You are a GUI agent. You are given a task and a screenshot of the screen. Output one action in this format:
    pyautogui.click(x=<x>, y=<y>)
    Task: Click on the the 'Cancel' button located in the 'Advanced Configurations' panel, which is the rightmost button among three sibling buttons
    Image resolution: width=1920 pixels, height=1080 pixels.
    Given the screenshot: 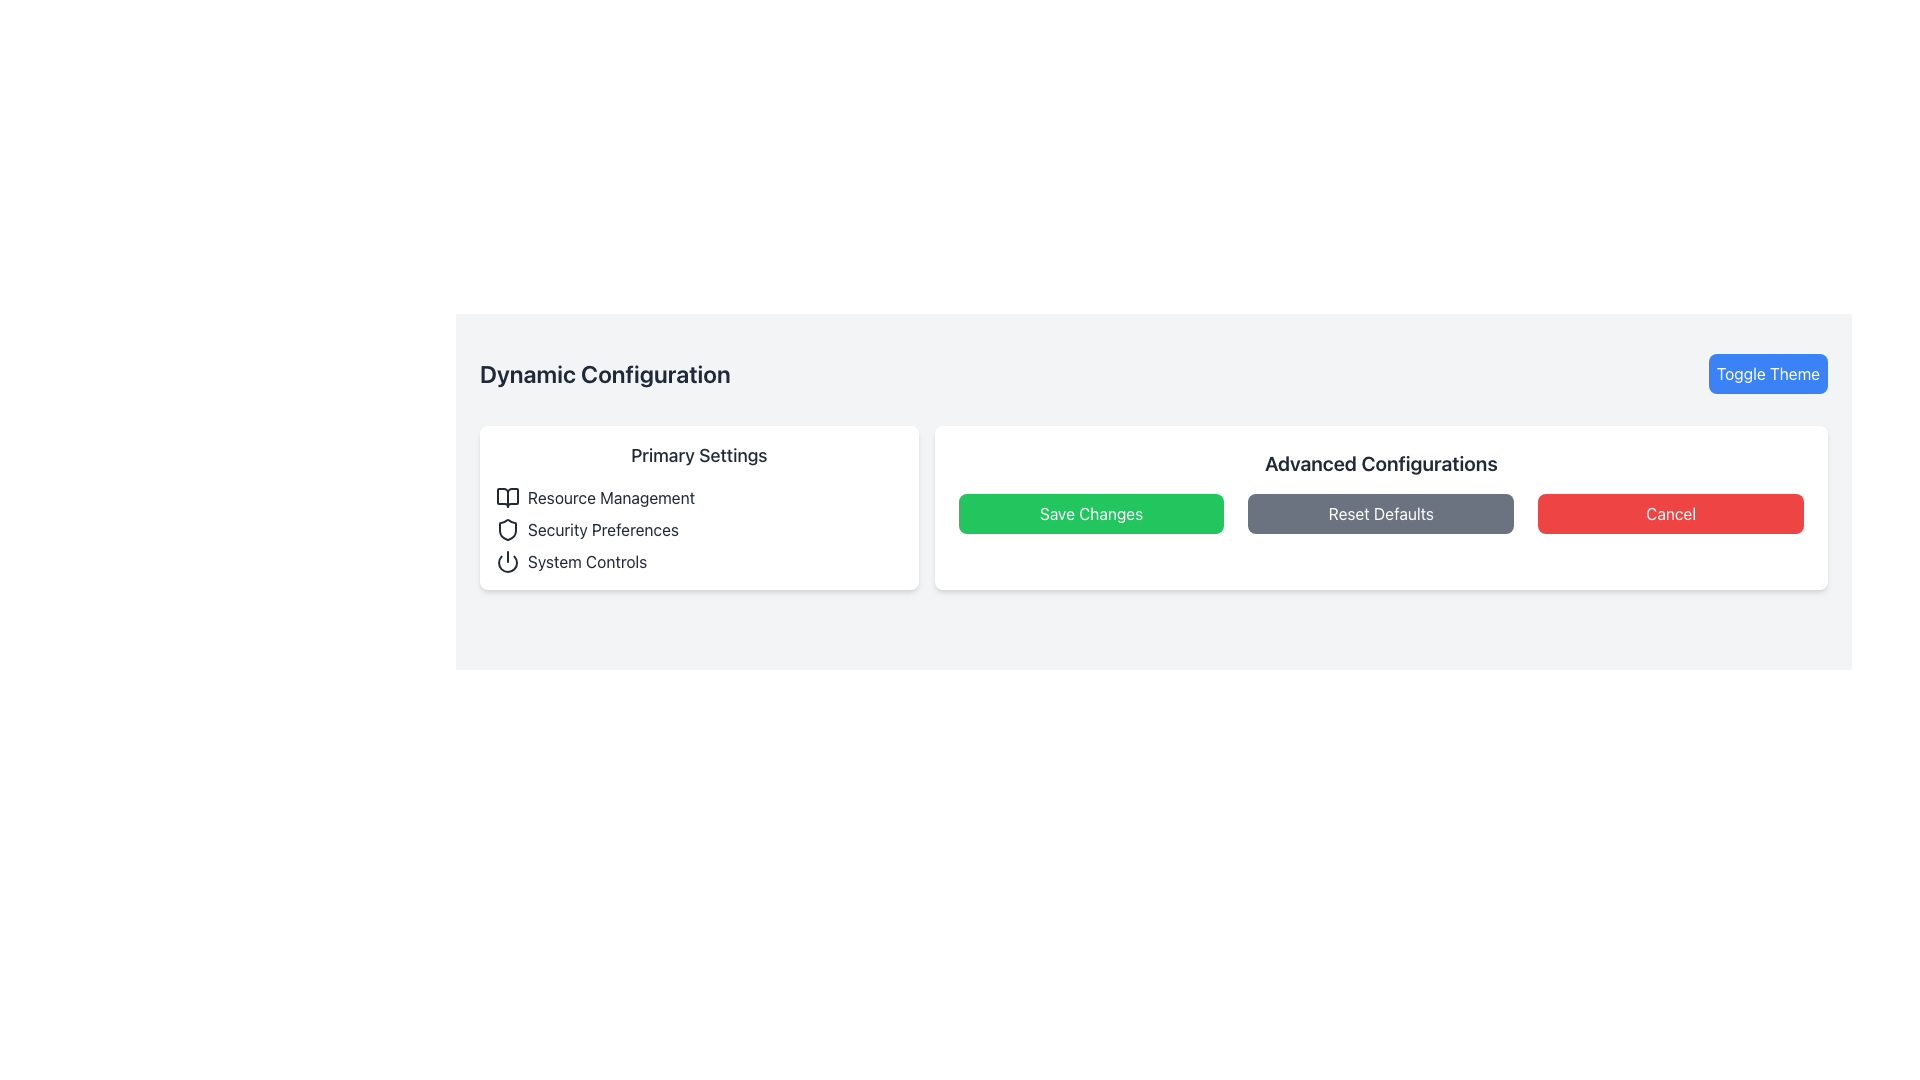 What is the action you would take?
    pyautogui.click(x=1671, y=512)
    